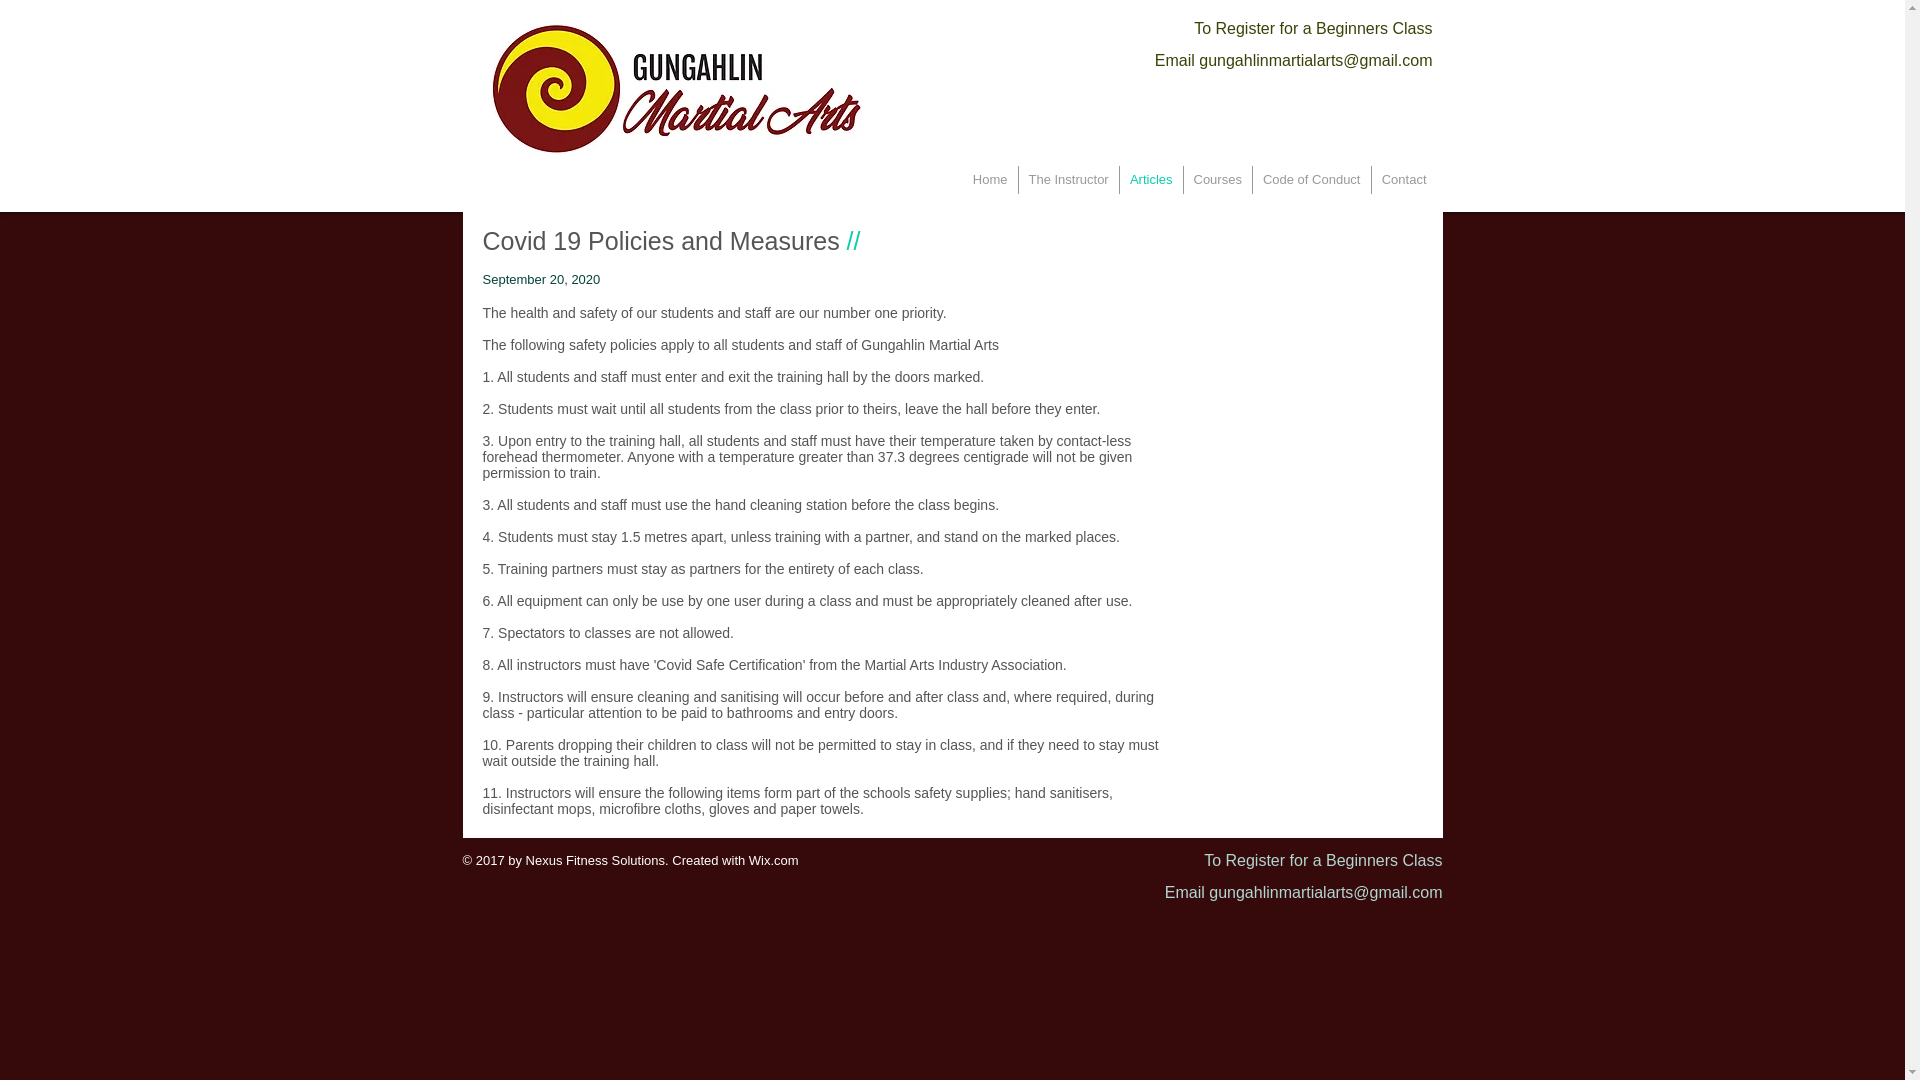 The width and height of the screenshot is (1920, 1080). Describe the element at coordinates (1151, 180) in the screenshot. I see `'Articles'` at that location.